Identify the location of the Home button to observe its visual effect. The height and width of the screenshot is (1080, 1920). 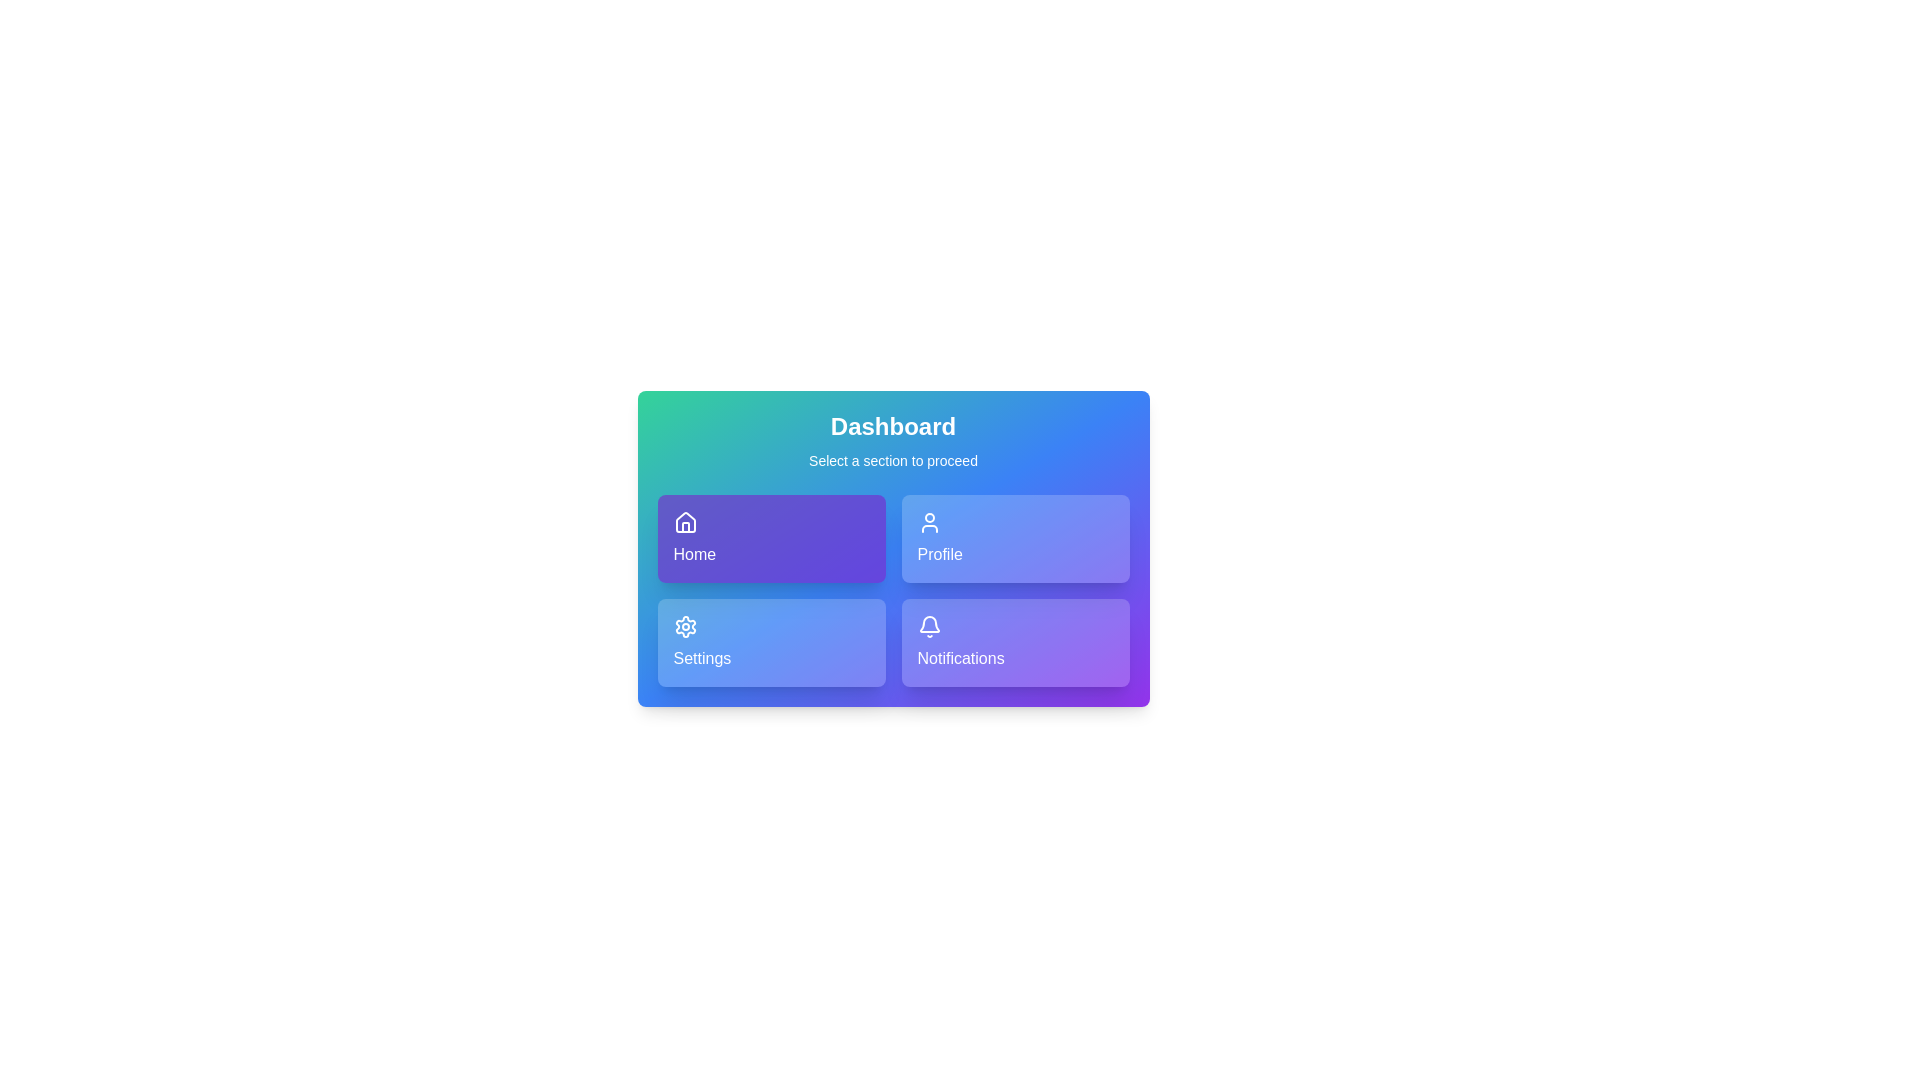
(770, 538).